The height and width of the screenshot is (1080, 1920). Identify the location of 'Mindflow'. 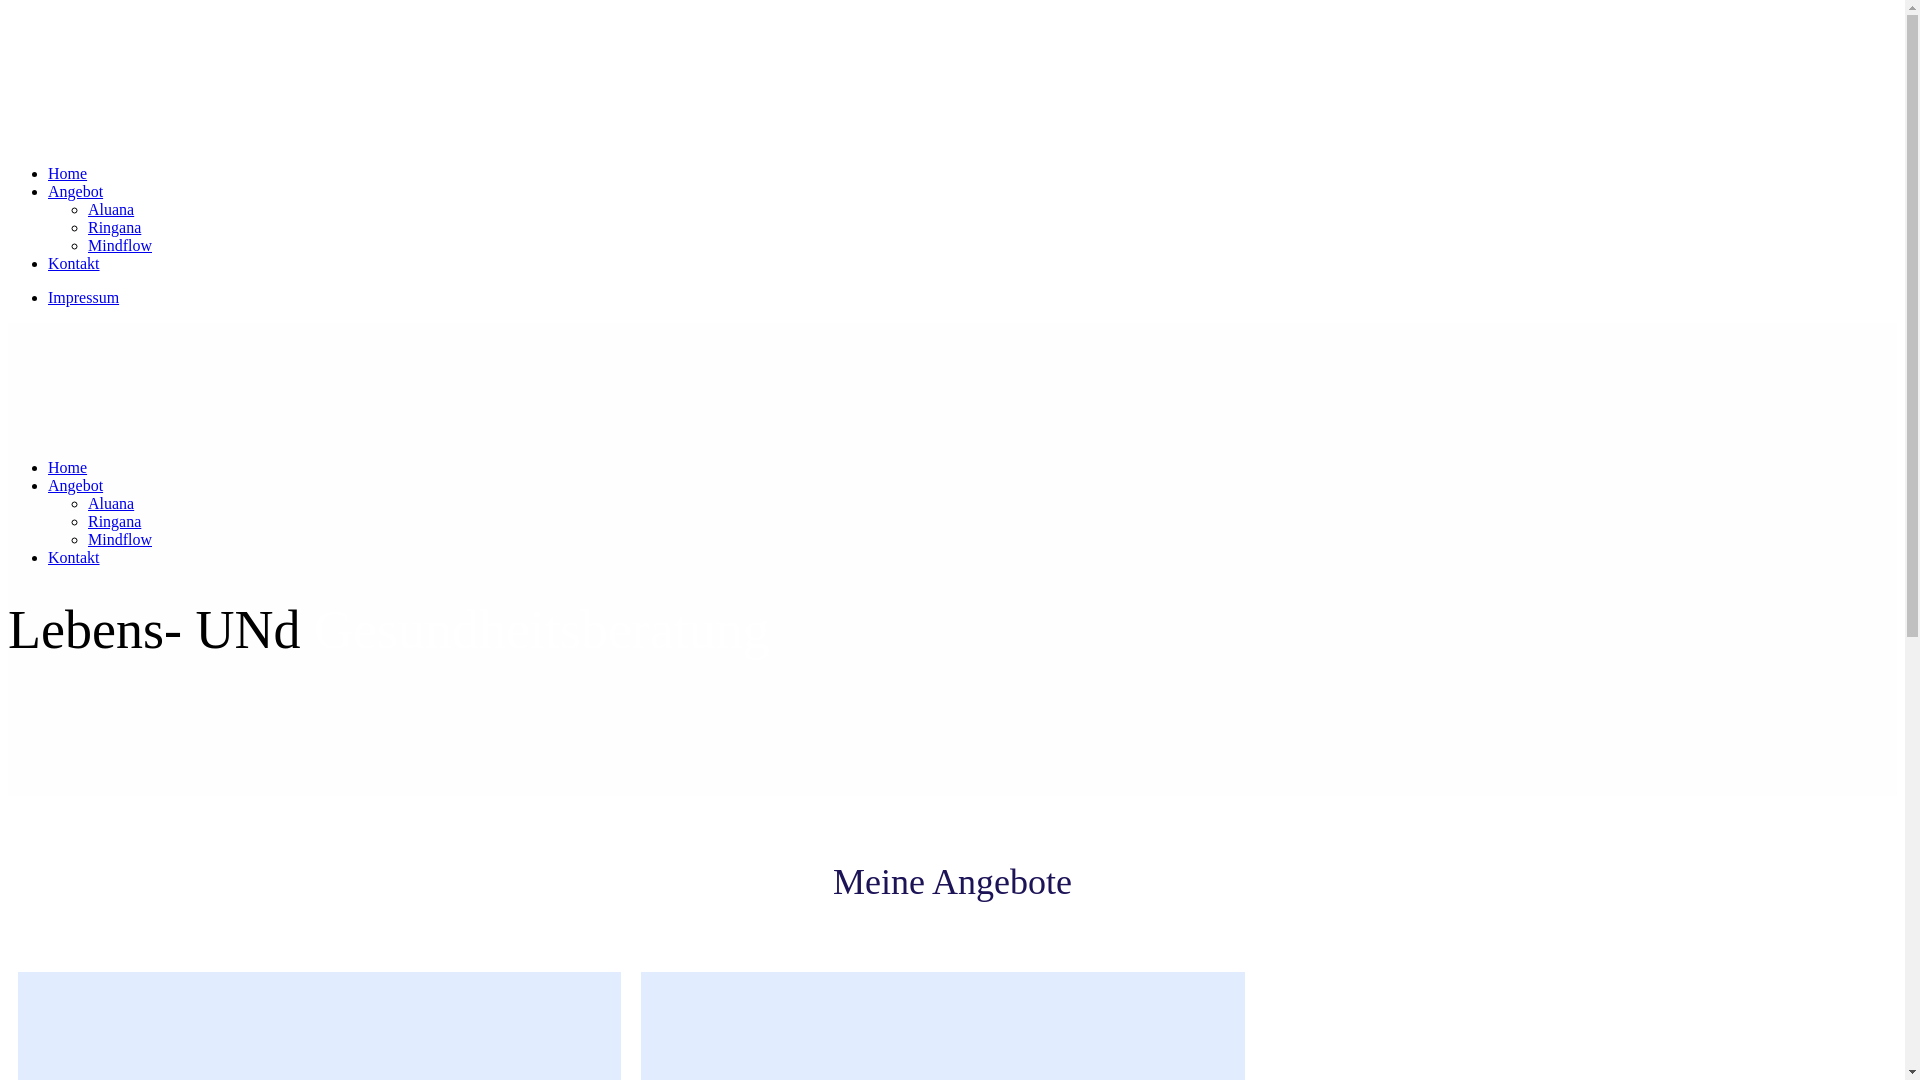
(119, 244).